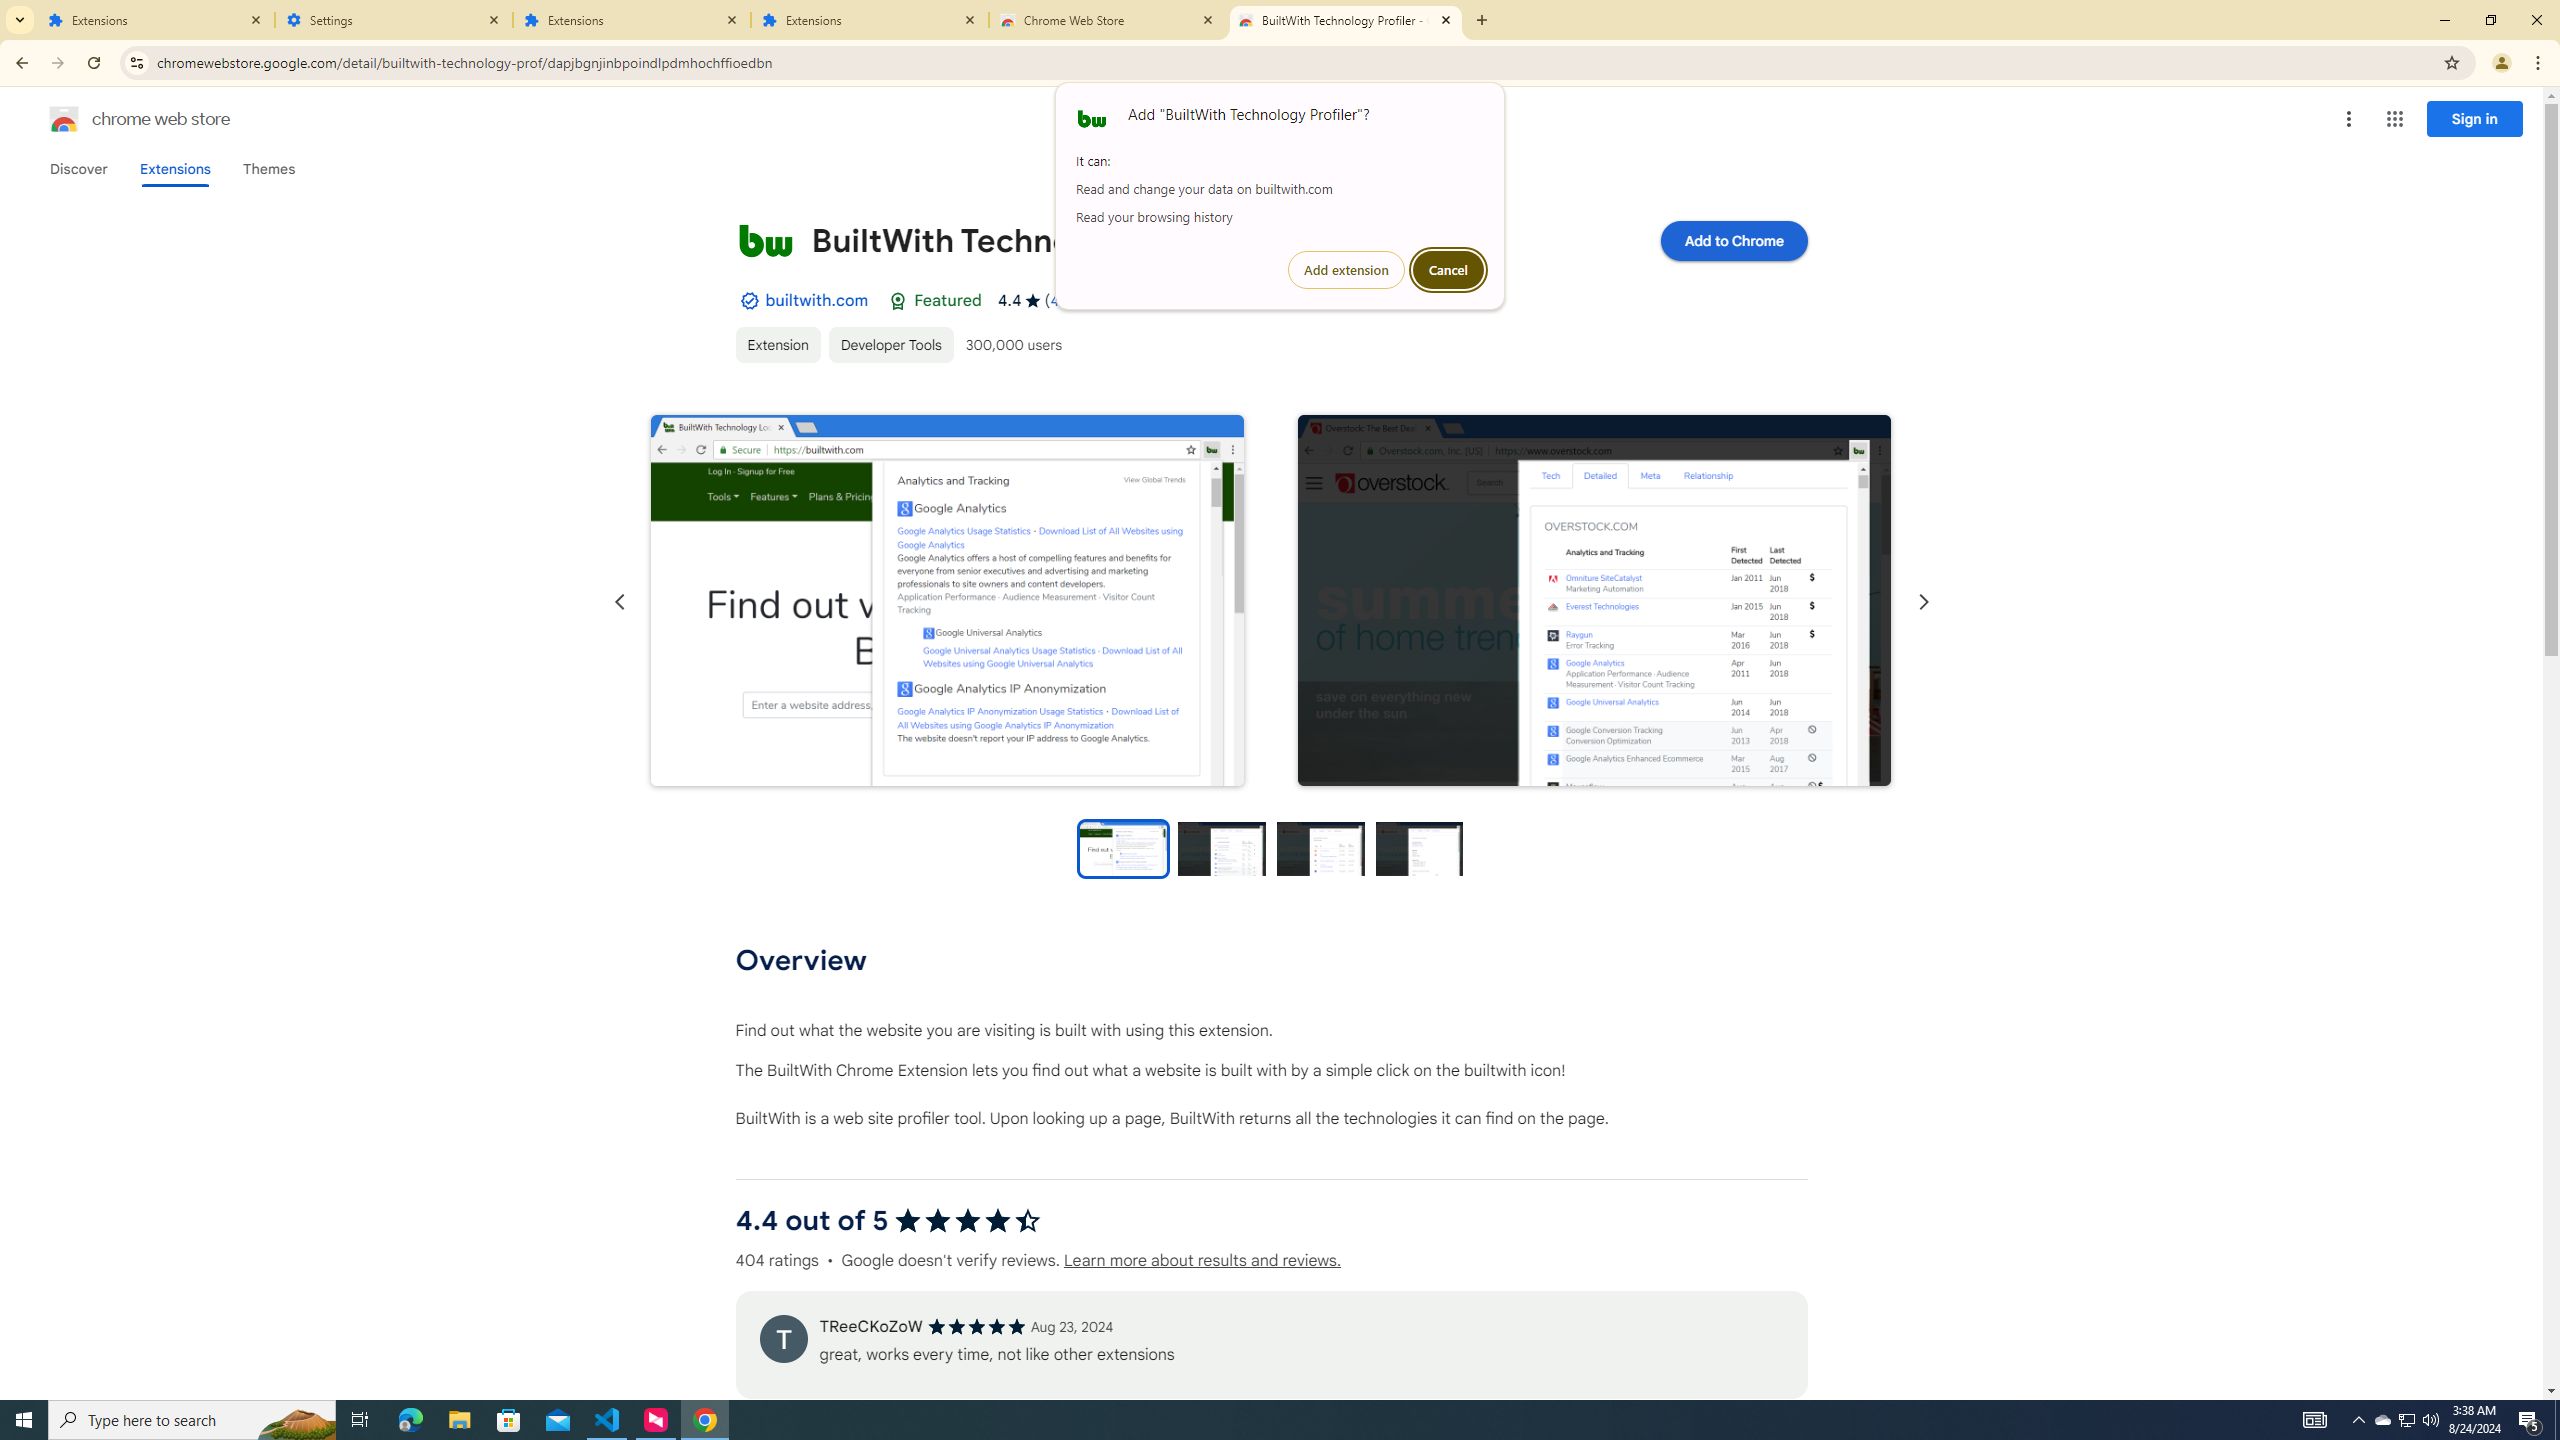  I want to click on 'Action Center, 5 new notifications', so click(2530, 1418).